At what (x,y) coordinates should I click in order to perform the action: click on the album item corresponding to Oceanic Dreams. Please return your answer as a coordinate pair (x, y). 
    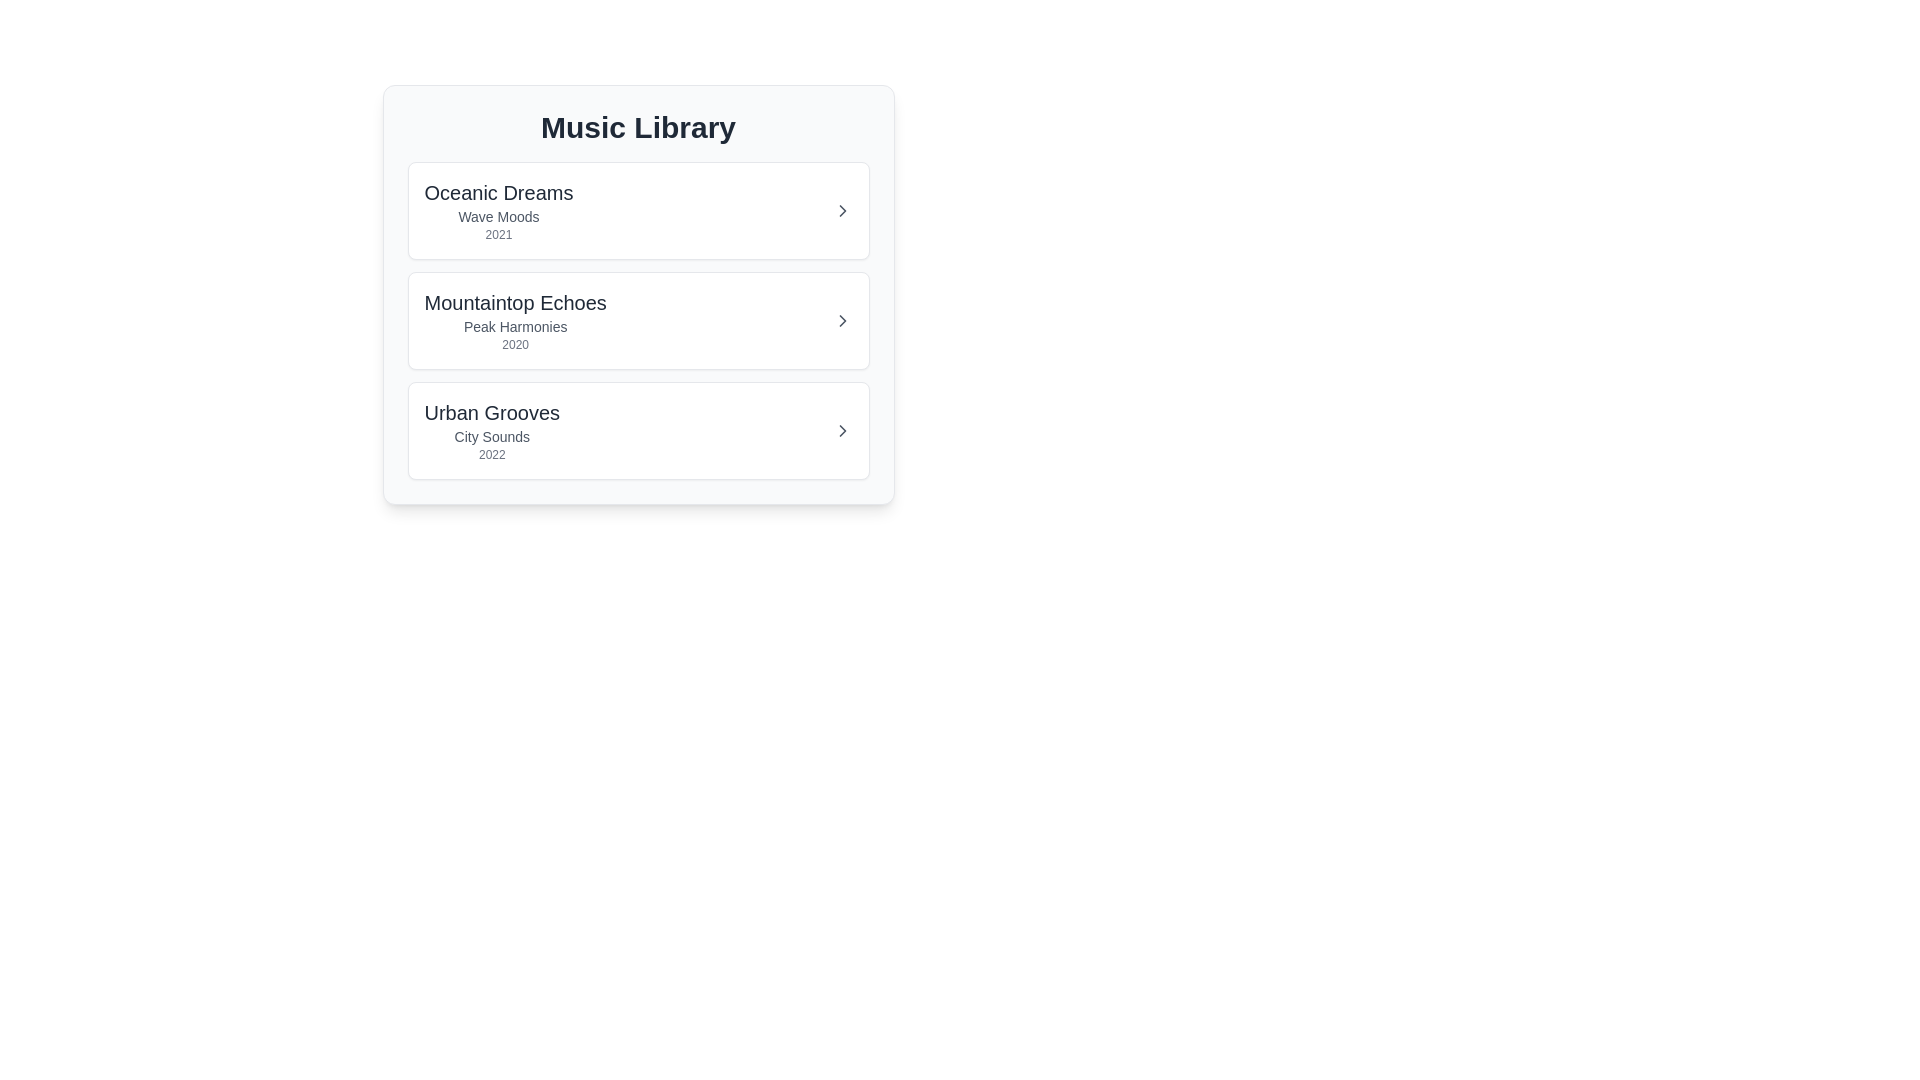
    Looking at the image, I should click on (637, 211).